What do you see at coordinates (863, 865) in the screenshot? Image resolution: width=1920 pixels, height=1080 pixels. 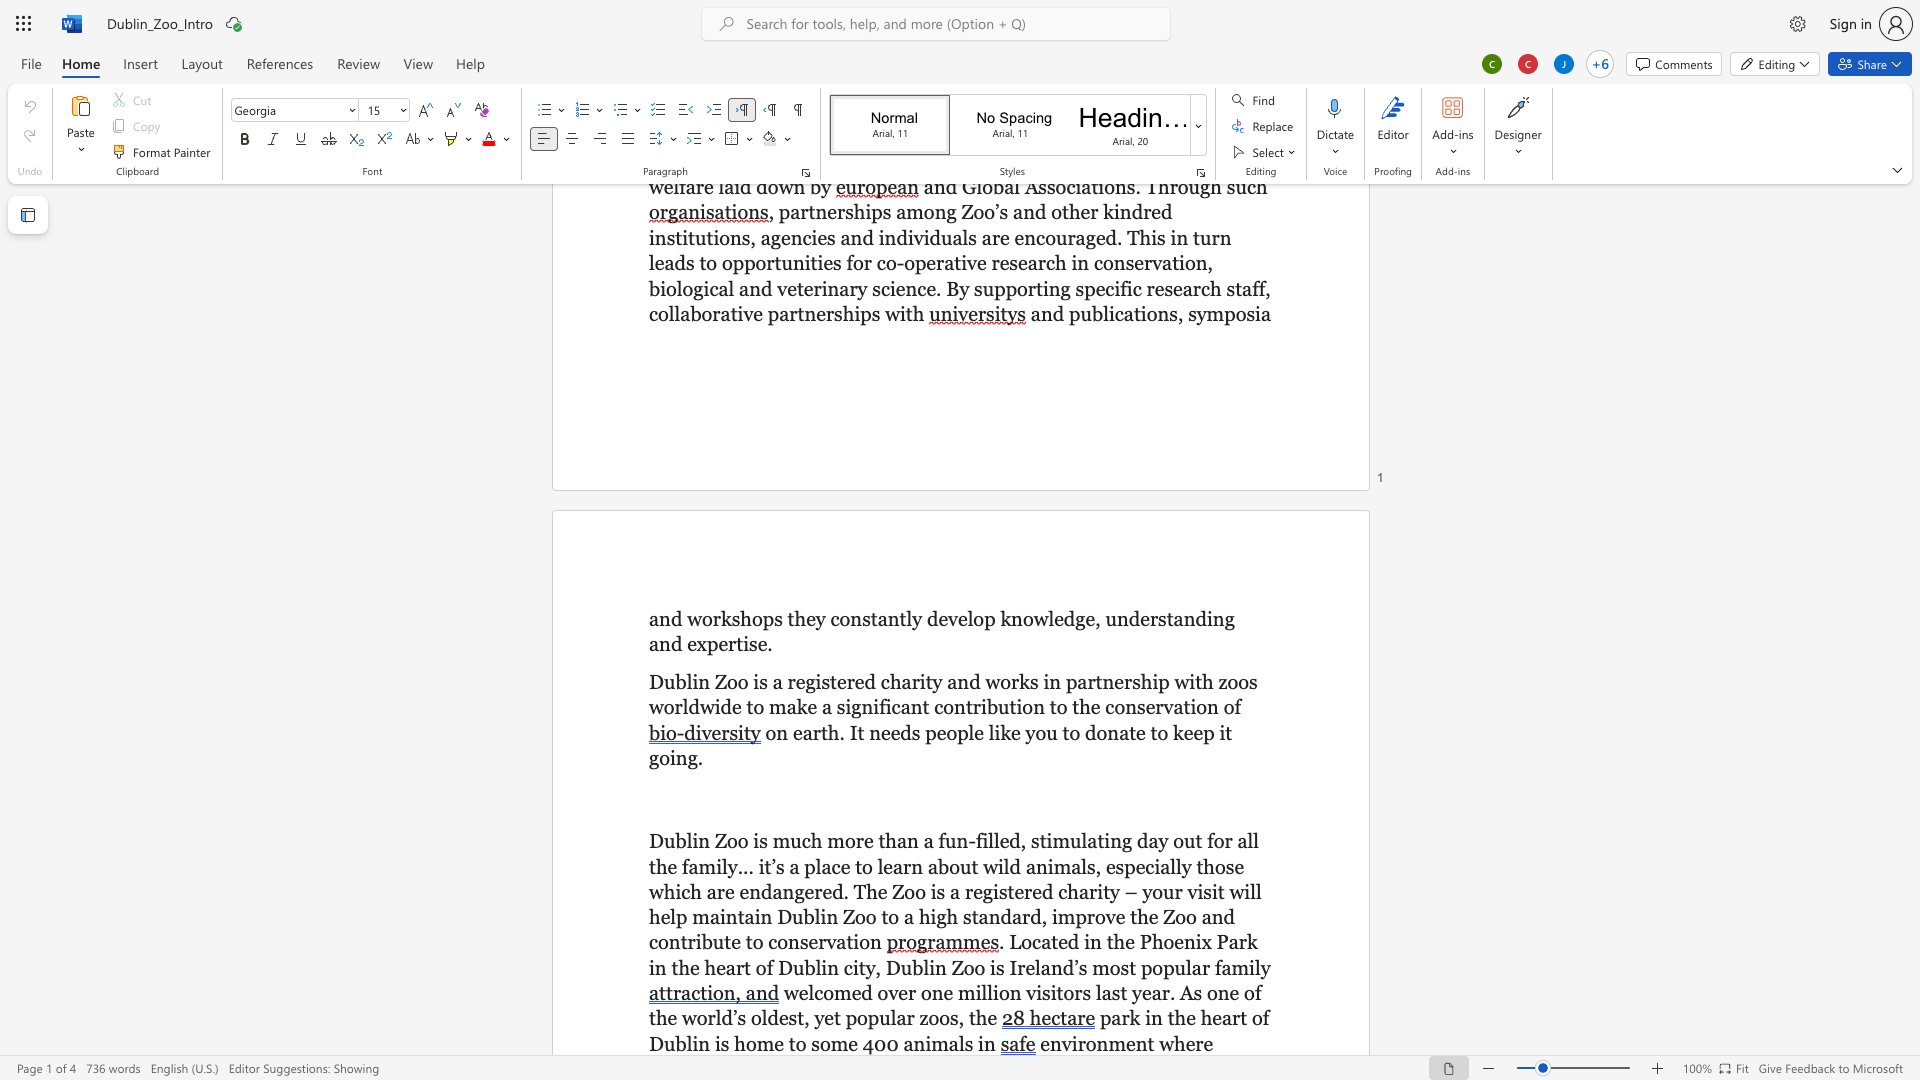 I see `the space between the continuous character "t" and "o" in the text` at bounding box center [863, 865].